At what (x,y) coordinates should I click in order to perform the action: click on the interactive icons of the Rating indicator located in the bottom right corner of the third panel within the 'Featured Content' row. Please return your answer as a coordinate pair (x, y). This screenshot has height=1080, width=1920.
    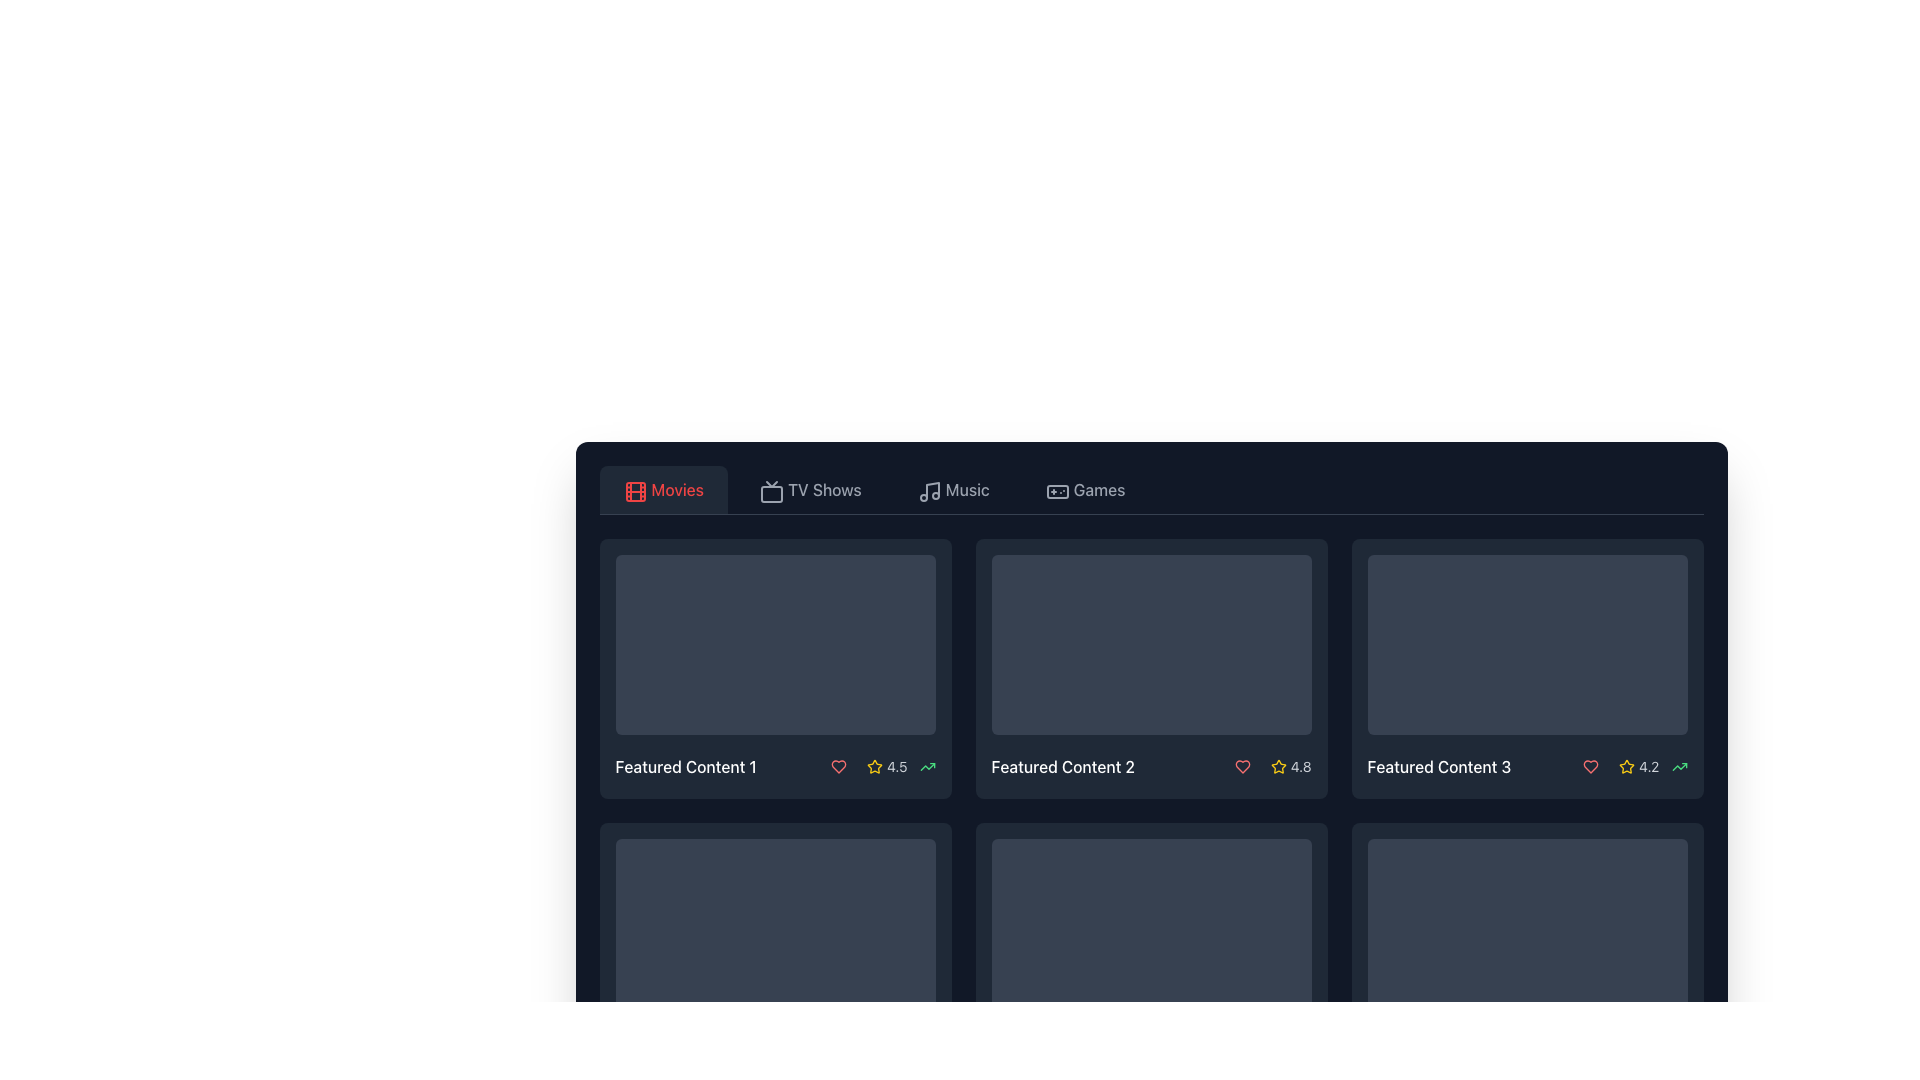
    Looking at the image, I should click on (1631, 766).